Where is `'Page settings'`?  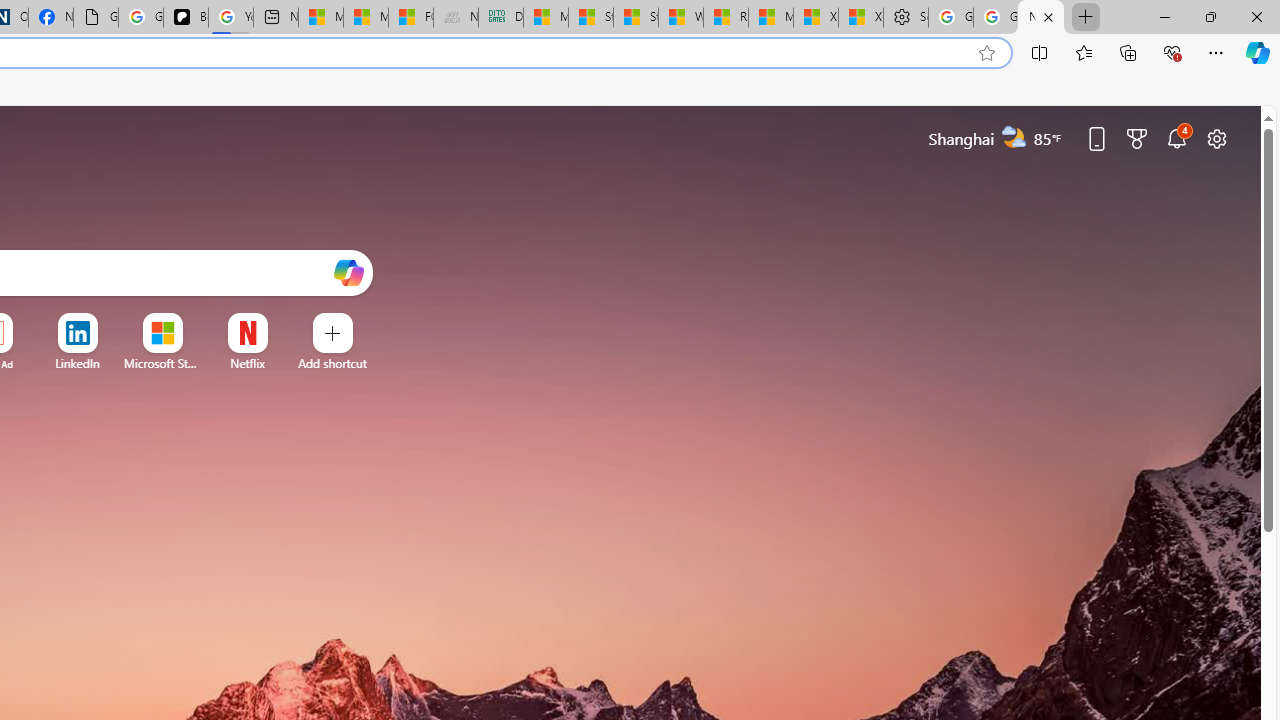 'Page settings' is located at coordinates (1215, 137).